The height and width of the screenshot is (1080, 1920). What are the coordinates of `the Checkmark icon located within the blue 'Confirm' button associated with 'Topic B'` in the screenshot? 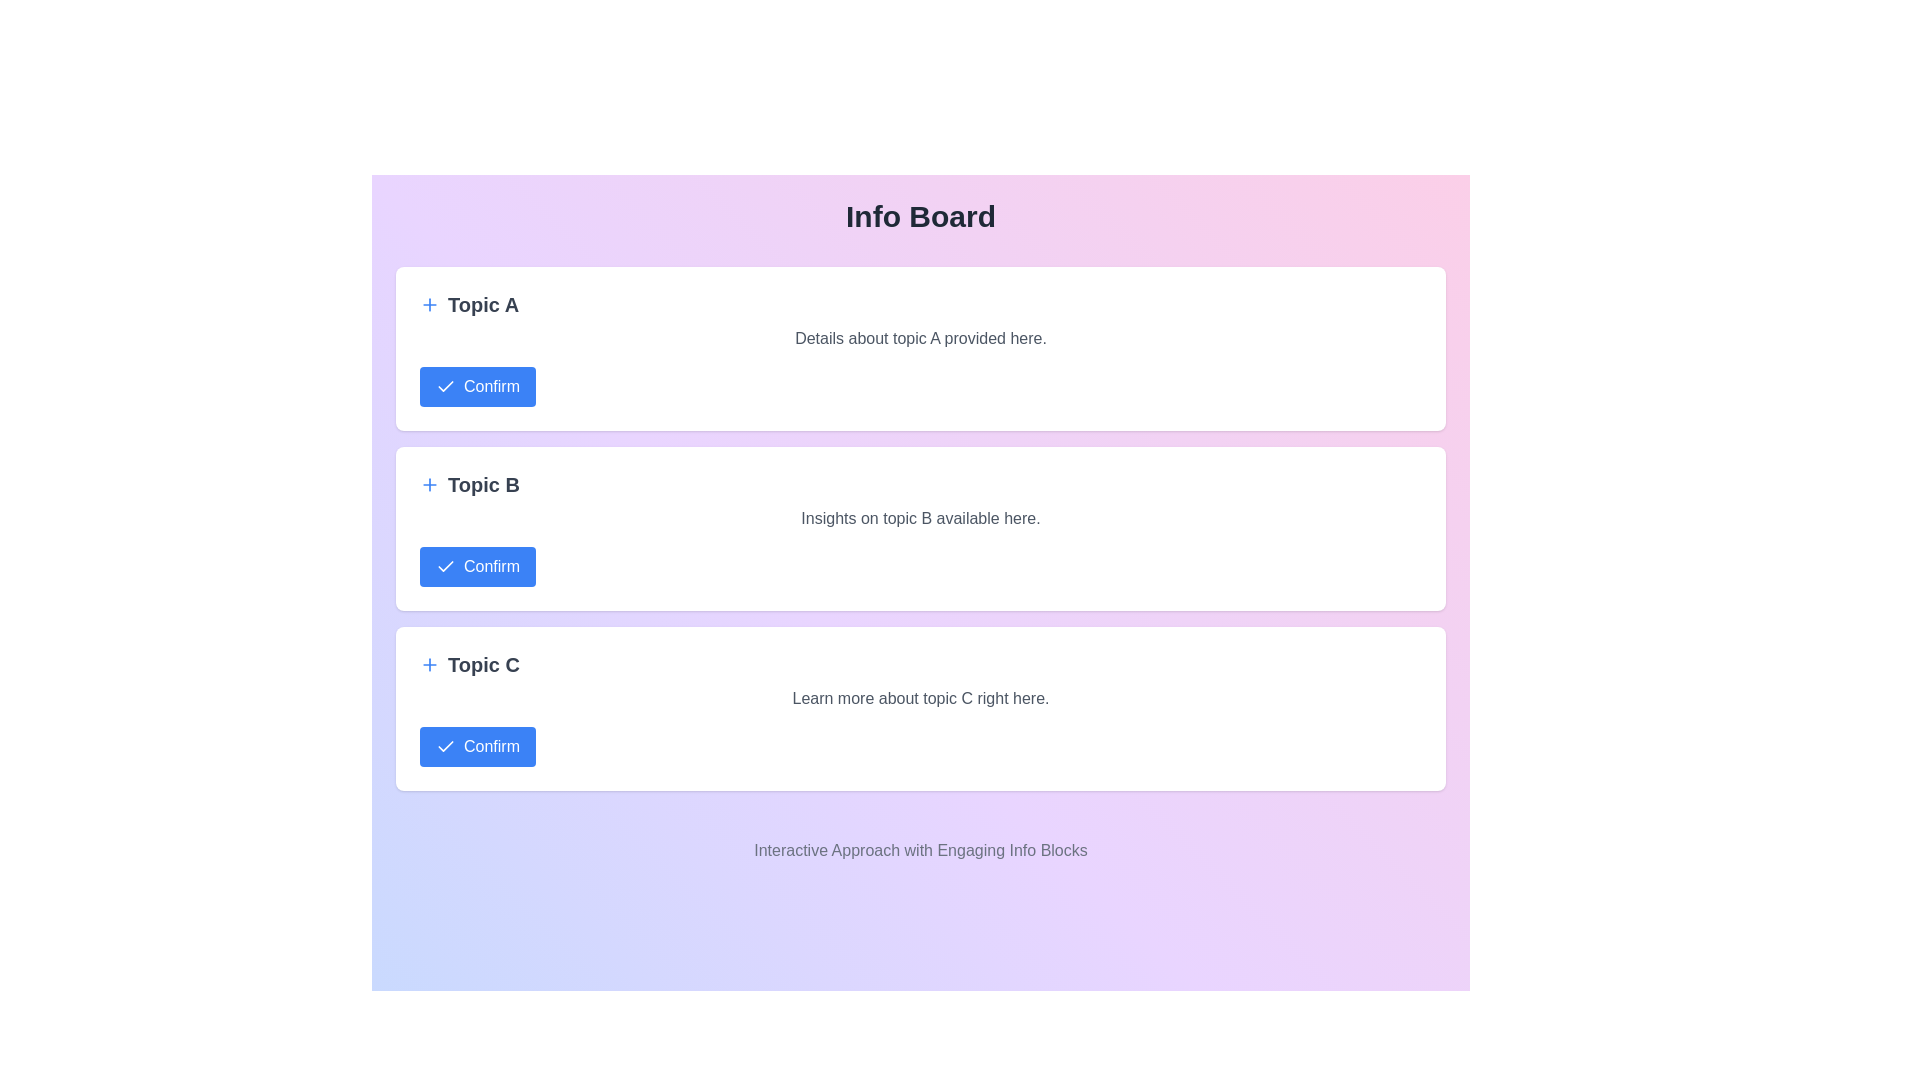 It's located at (445, 385).